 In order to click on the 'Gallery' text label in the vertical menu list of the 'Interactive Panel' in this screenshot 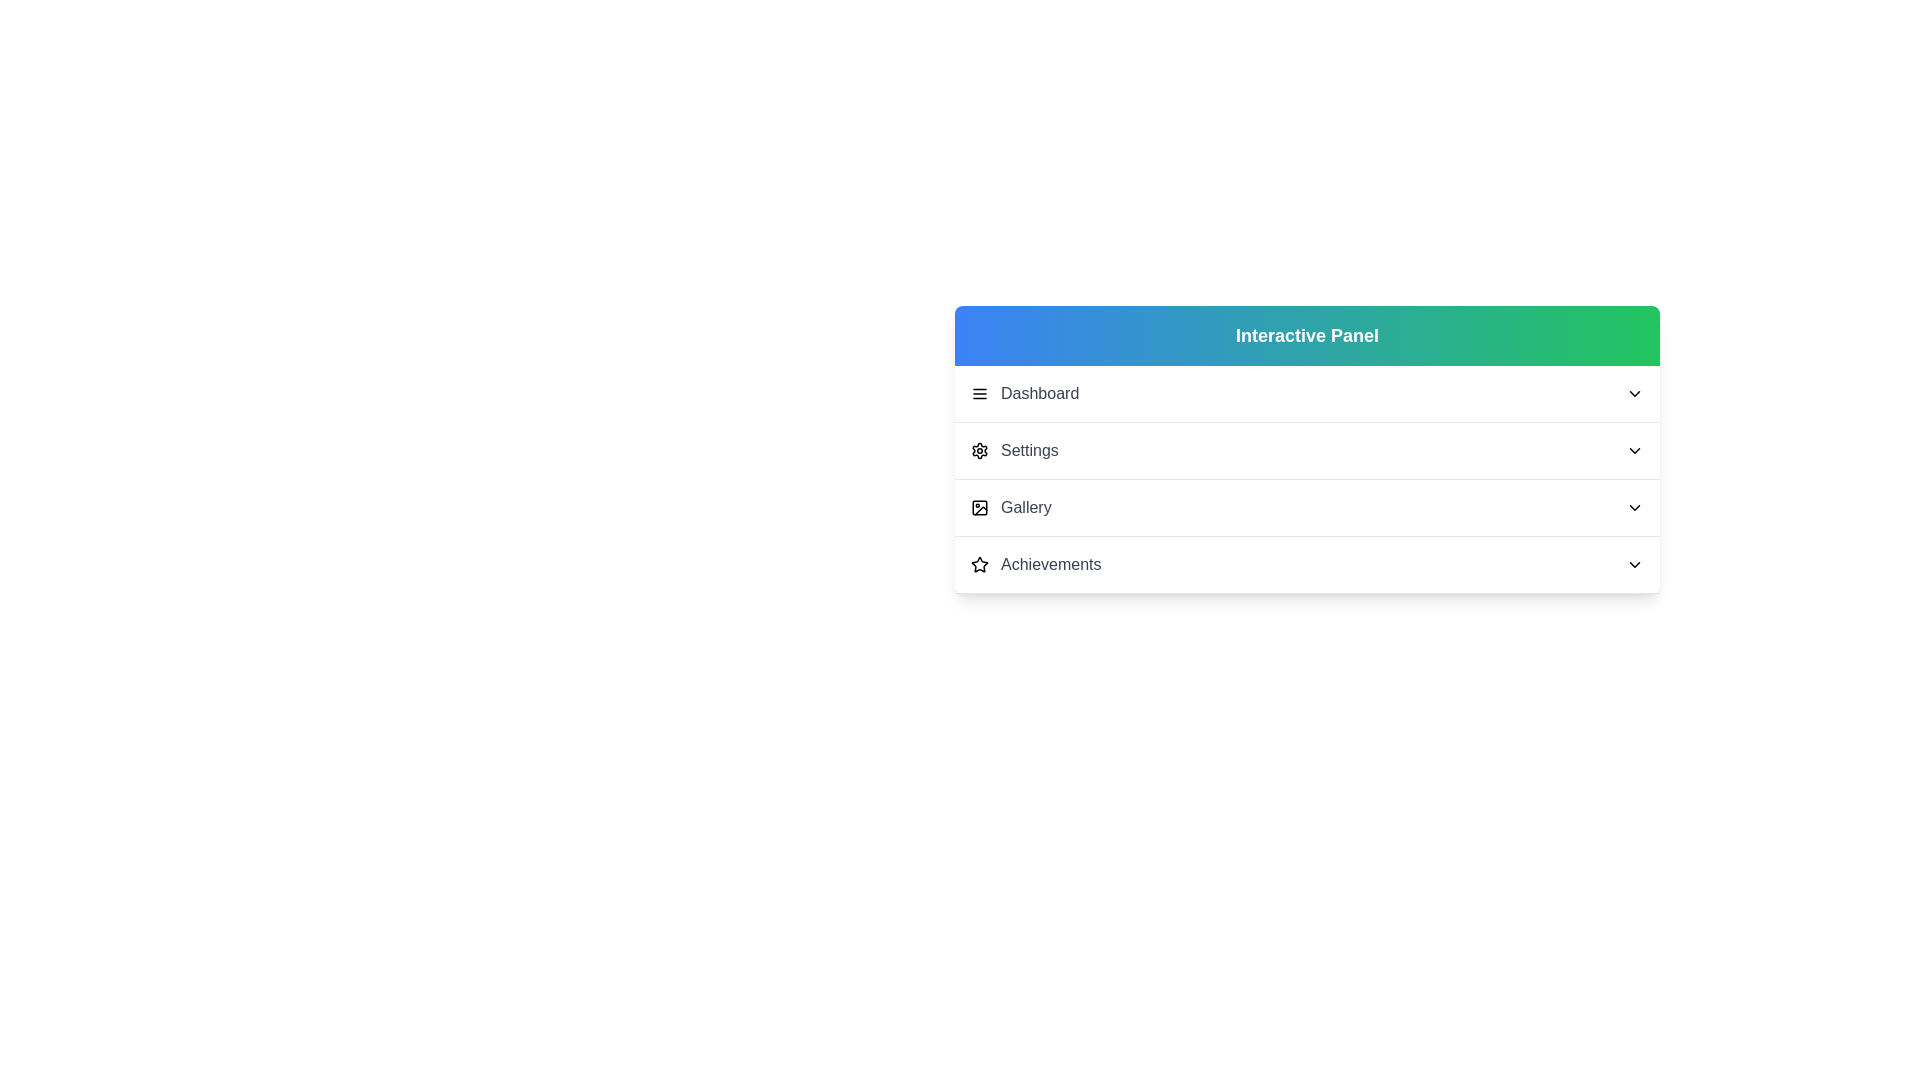, I will do `click(1026, 507)`.